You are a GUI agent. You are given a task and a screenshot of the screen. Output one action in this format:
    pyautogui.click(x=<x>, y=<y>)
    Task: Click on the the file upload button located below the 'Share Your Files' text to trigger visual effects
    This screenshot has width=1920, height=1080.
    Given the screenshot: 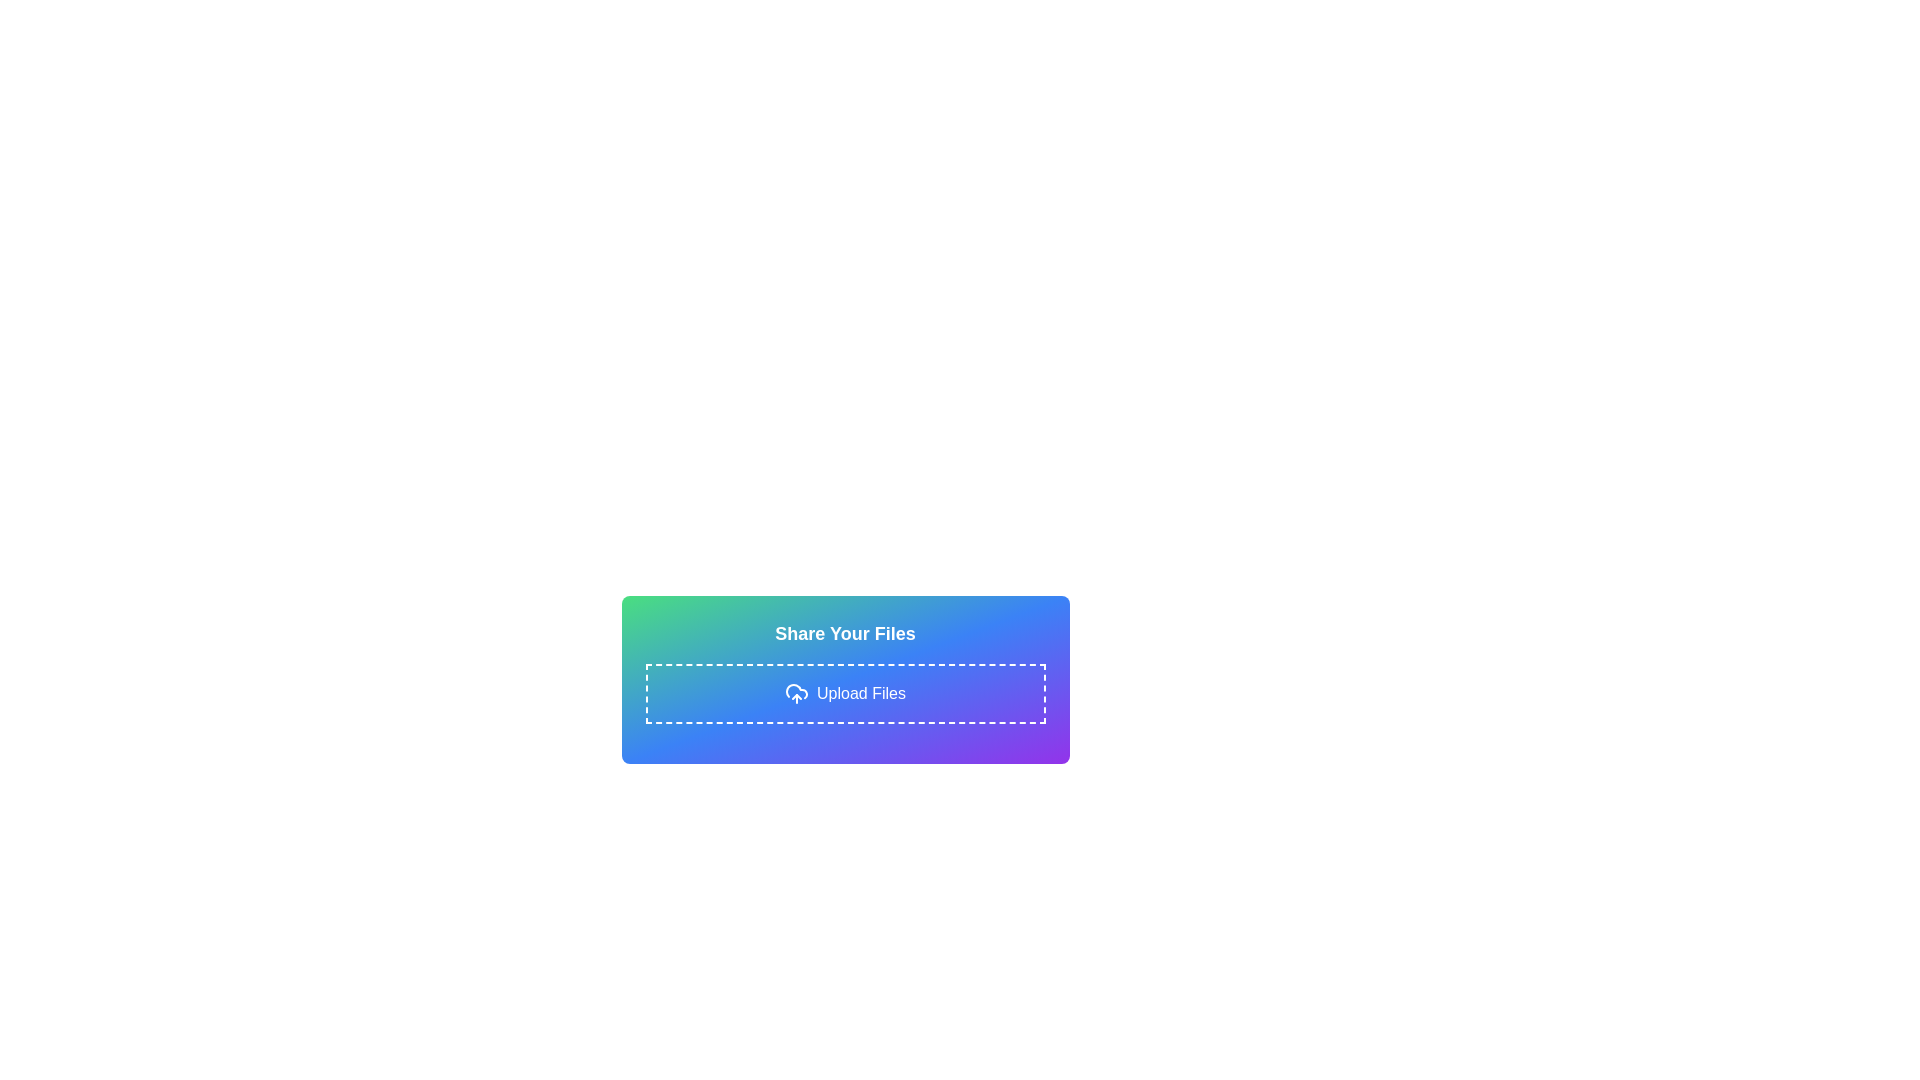 What is the action you would take?
    pyautogui.click(x=845, y=693)
    